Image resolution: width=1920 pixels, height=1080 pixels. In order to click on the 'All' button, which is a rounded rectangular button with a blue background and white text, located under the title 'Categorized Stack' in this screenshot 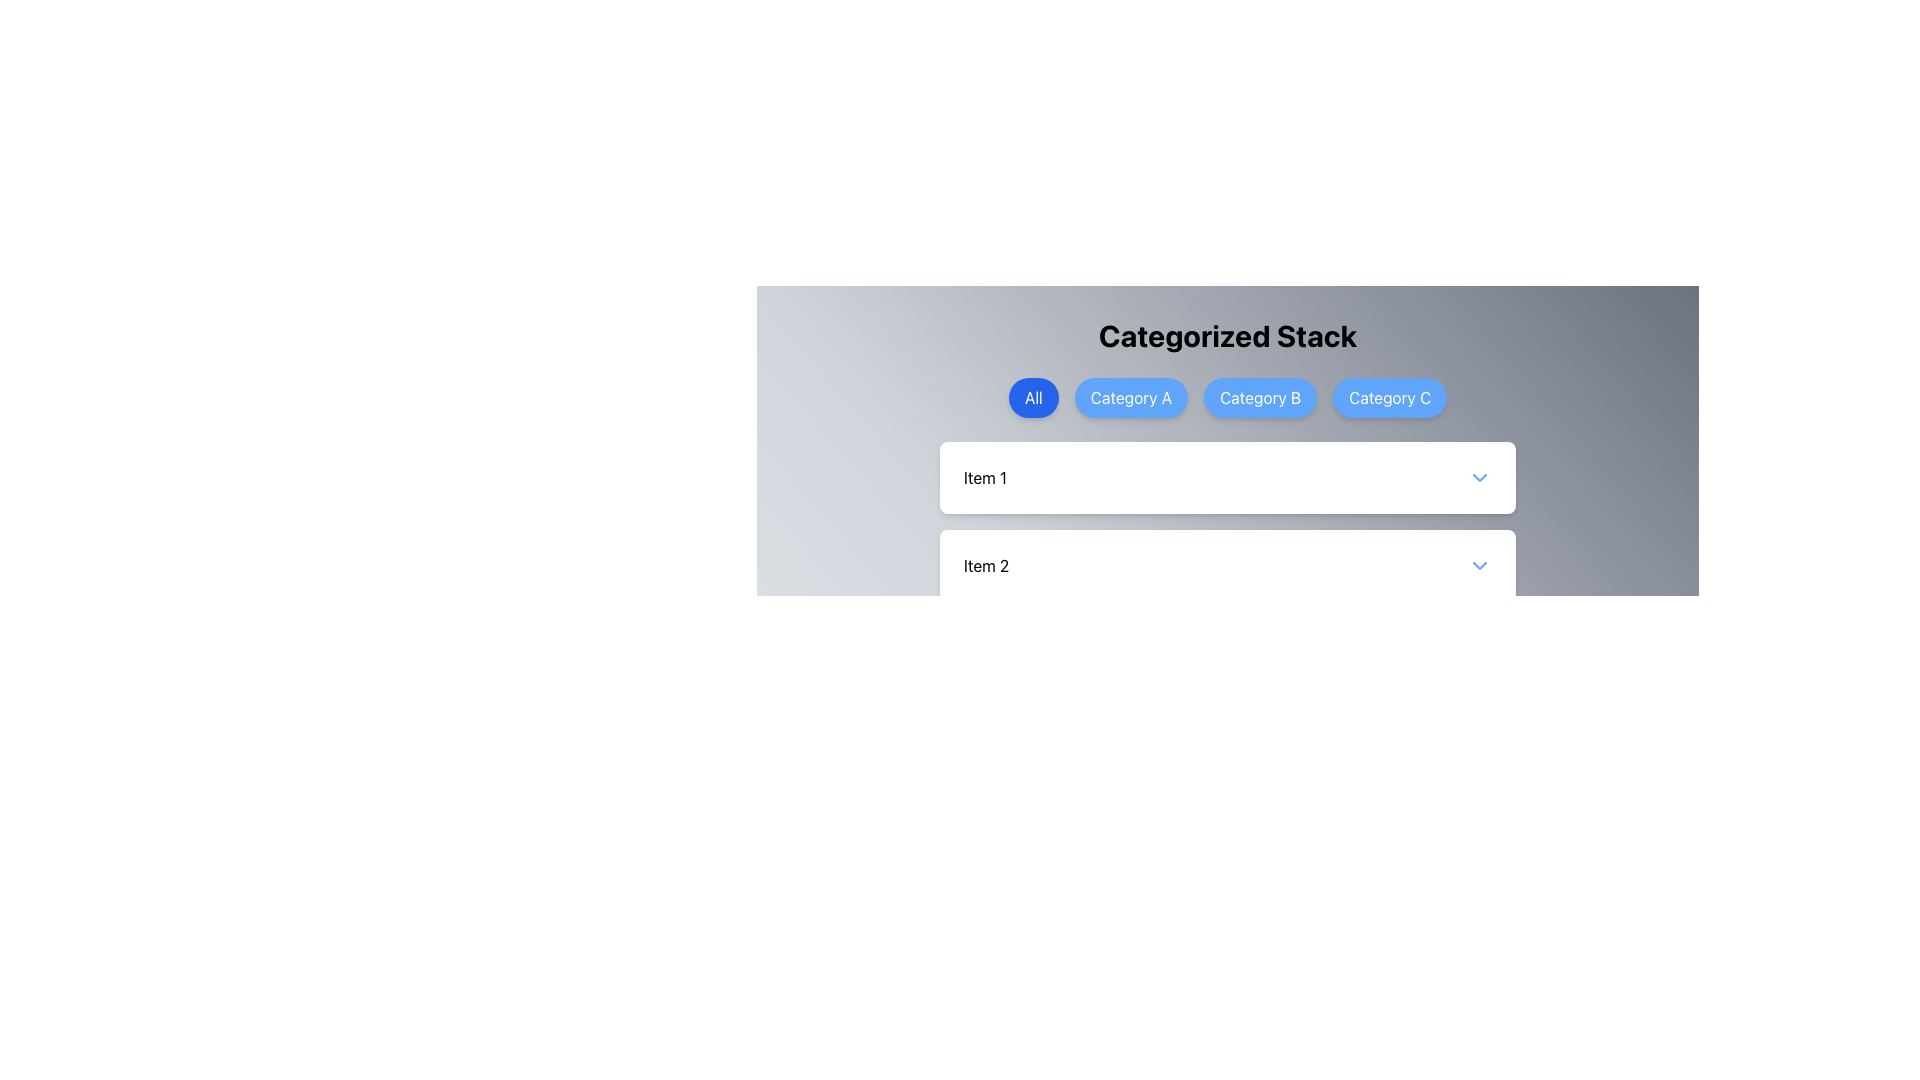, I will do `click(1033, 397)`.